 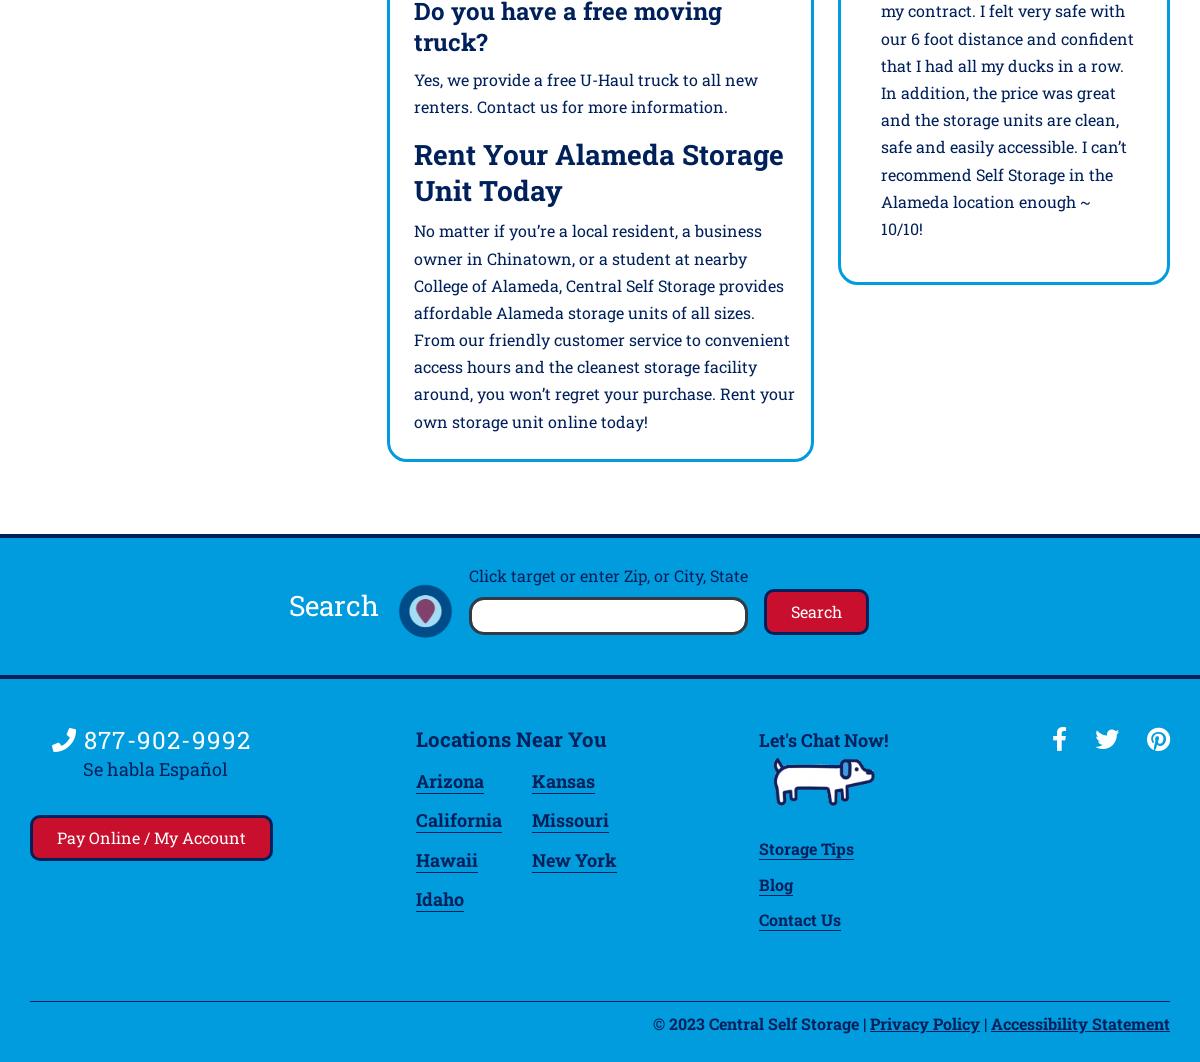 I want to click on 'Privacy Policy', so click(x=869, y=1021).